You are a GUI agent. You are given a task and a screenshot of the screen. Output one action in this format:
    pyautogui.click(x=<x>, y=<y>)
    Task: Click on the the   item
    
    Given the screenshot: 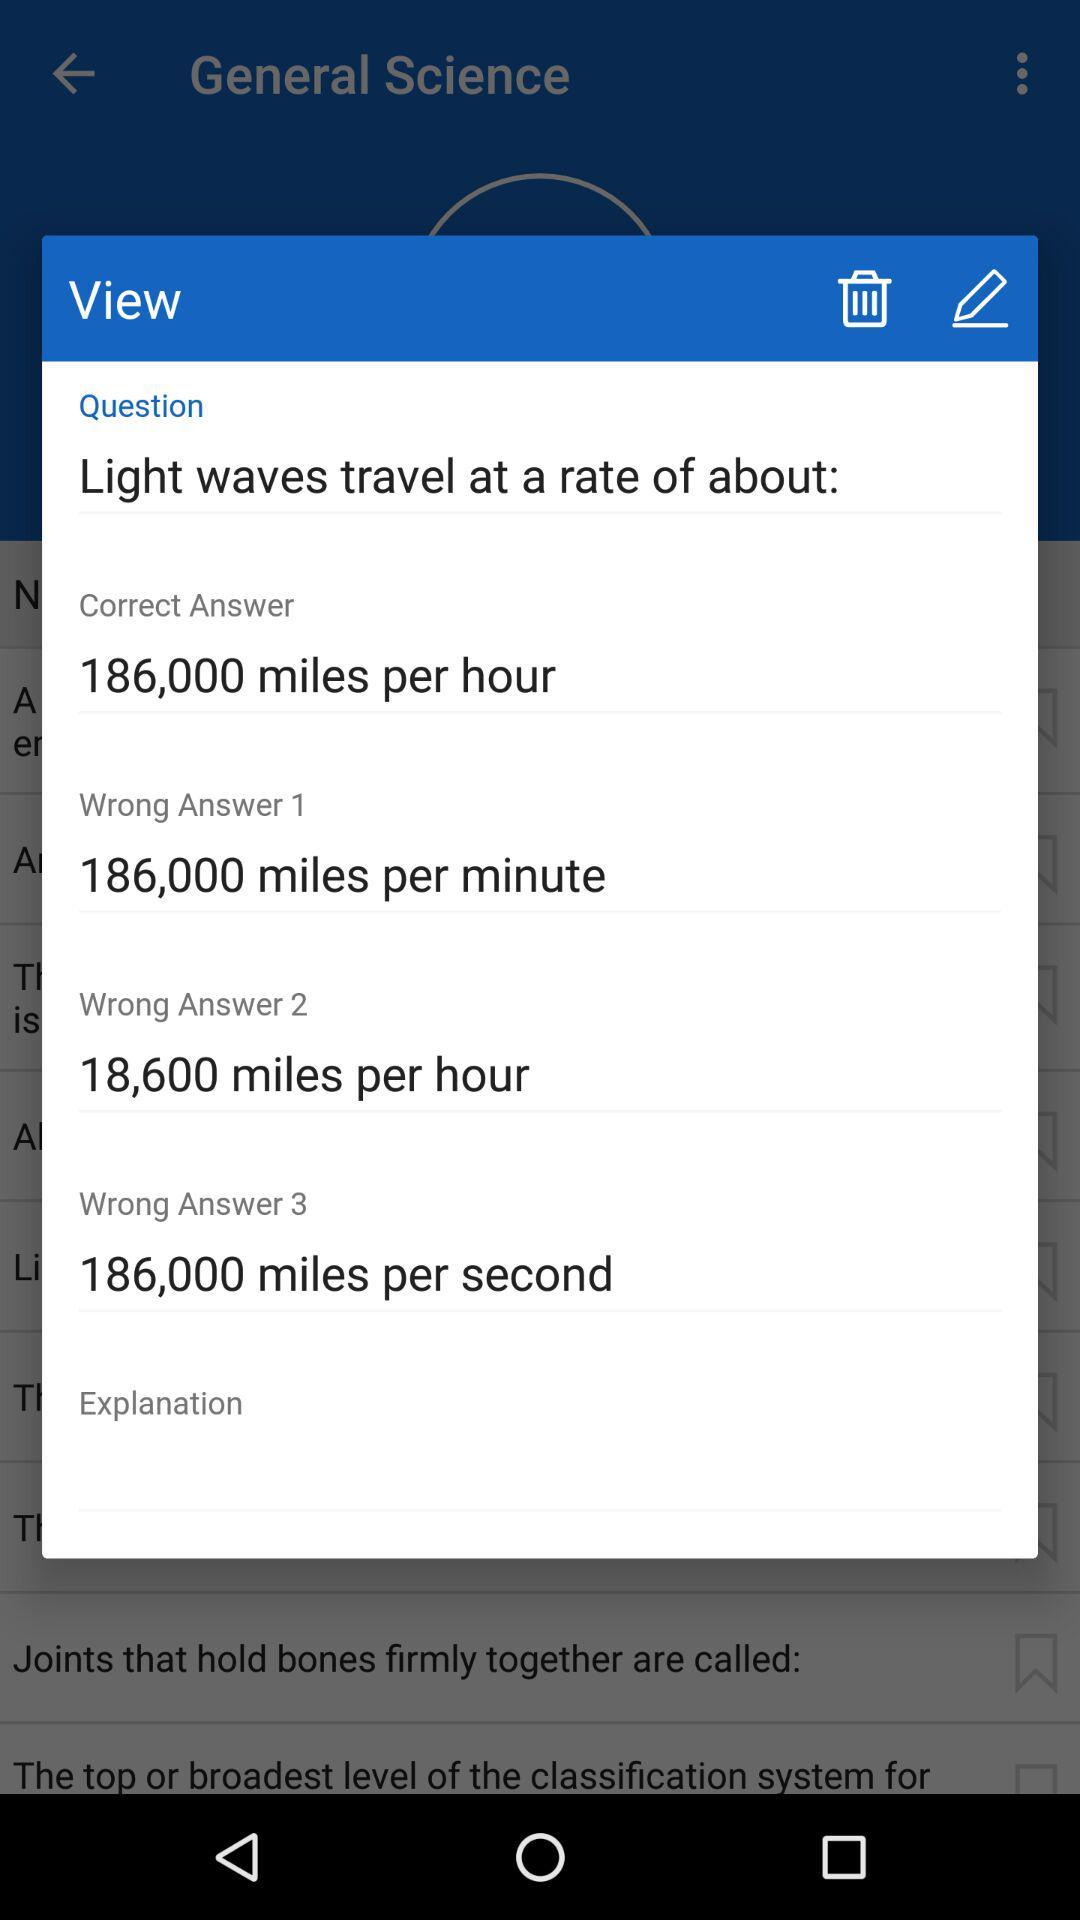 What is the action you would take?
    pyautogui.click(x=540, y=1473)
    